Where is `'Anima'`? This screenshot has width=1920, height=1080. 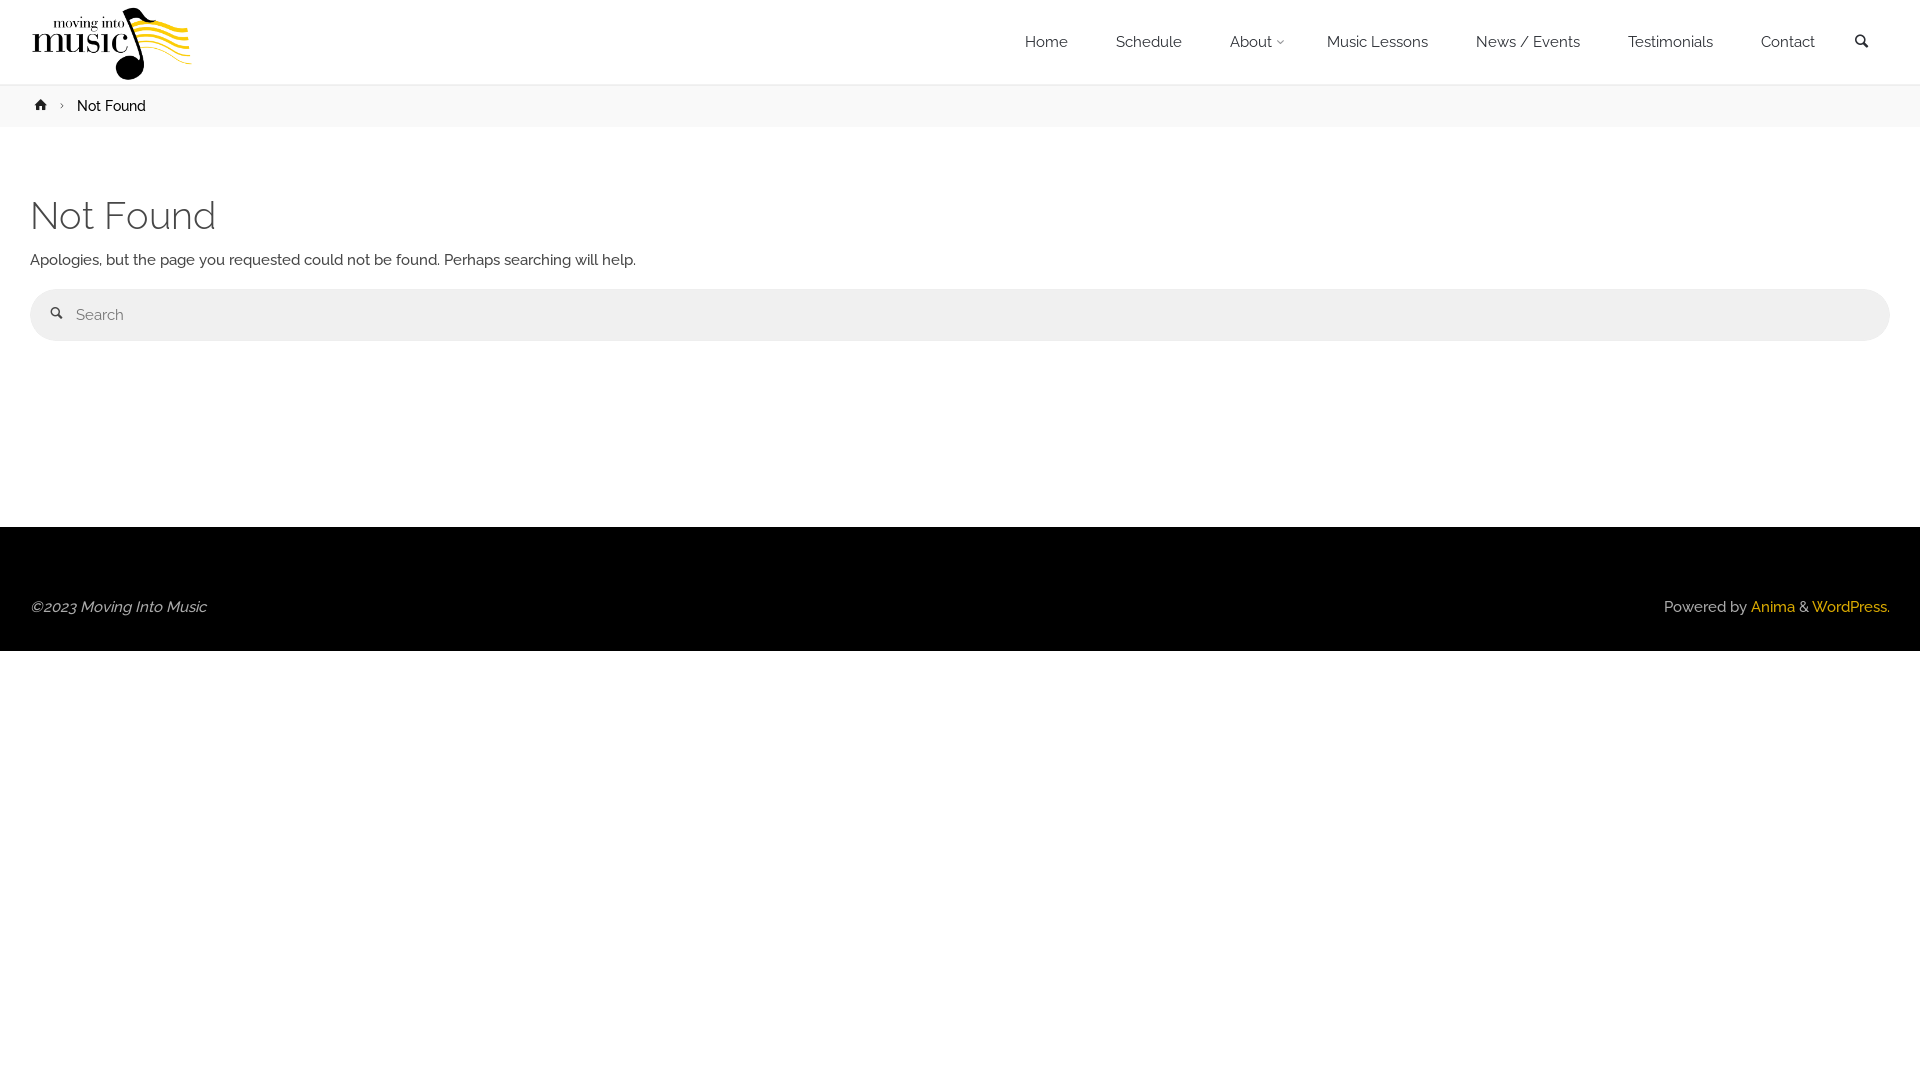 'Anima' is located at coordinates (1771, 605).